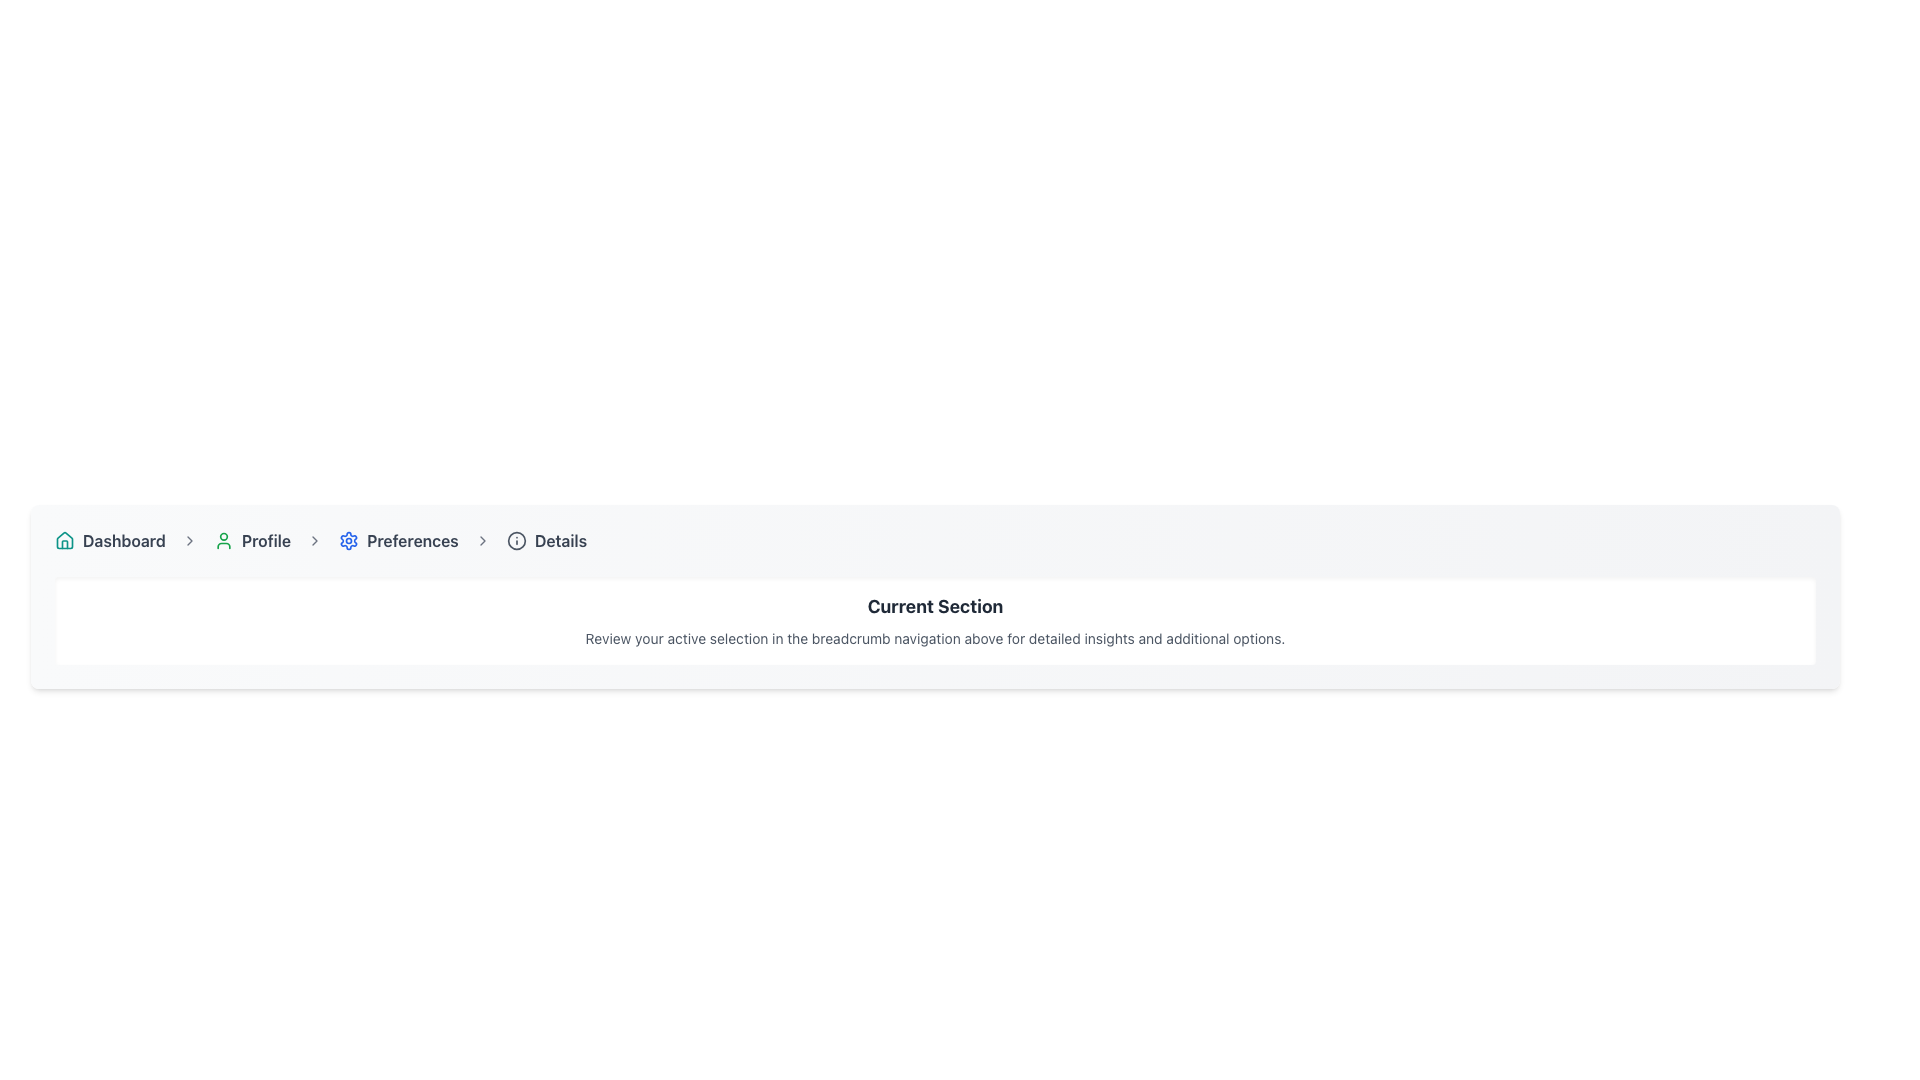 Image resolution: width=1920 pixels, height=1080 pixels. Describe the element at coordinates (265, 540) in the screenshot. I see `the 'Profile' label in the breadcrumb navigation bar, which is the second element following 'Dashboard' and preceding 'Preferences'` at that location.